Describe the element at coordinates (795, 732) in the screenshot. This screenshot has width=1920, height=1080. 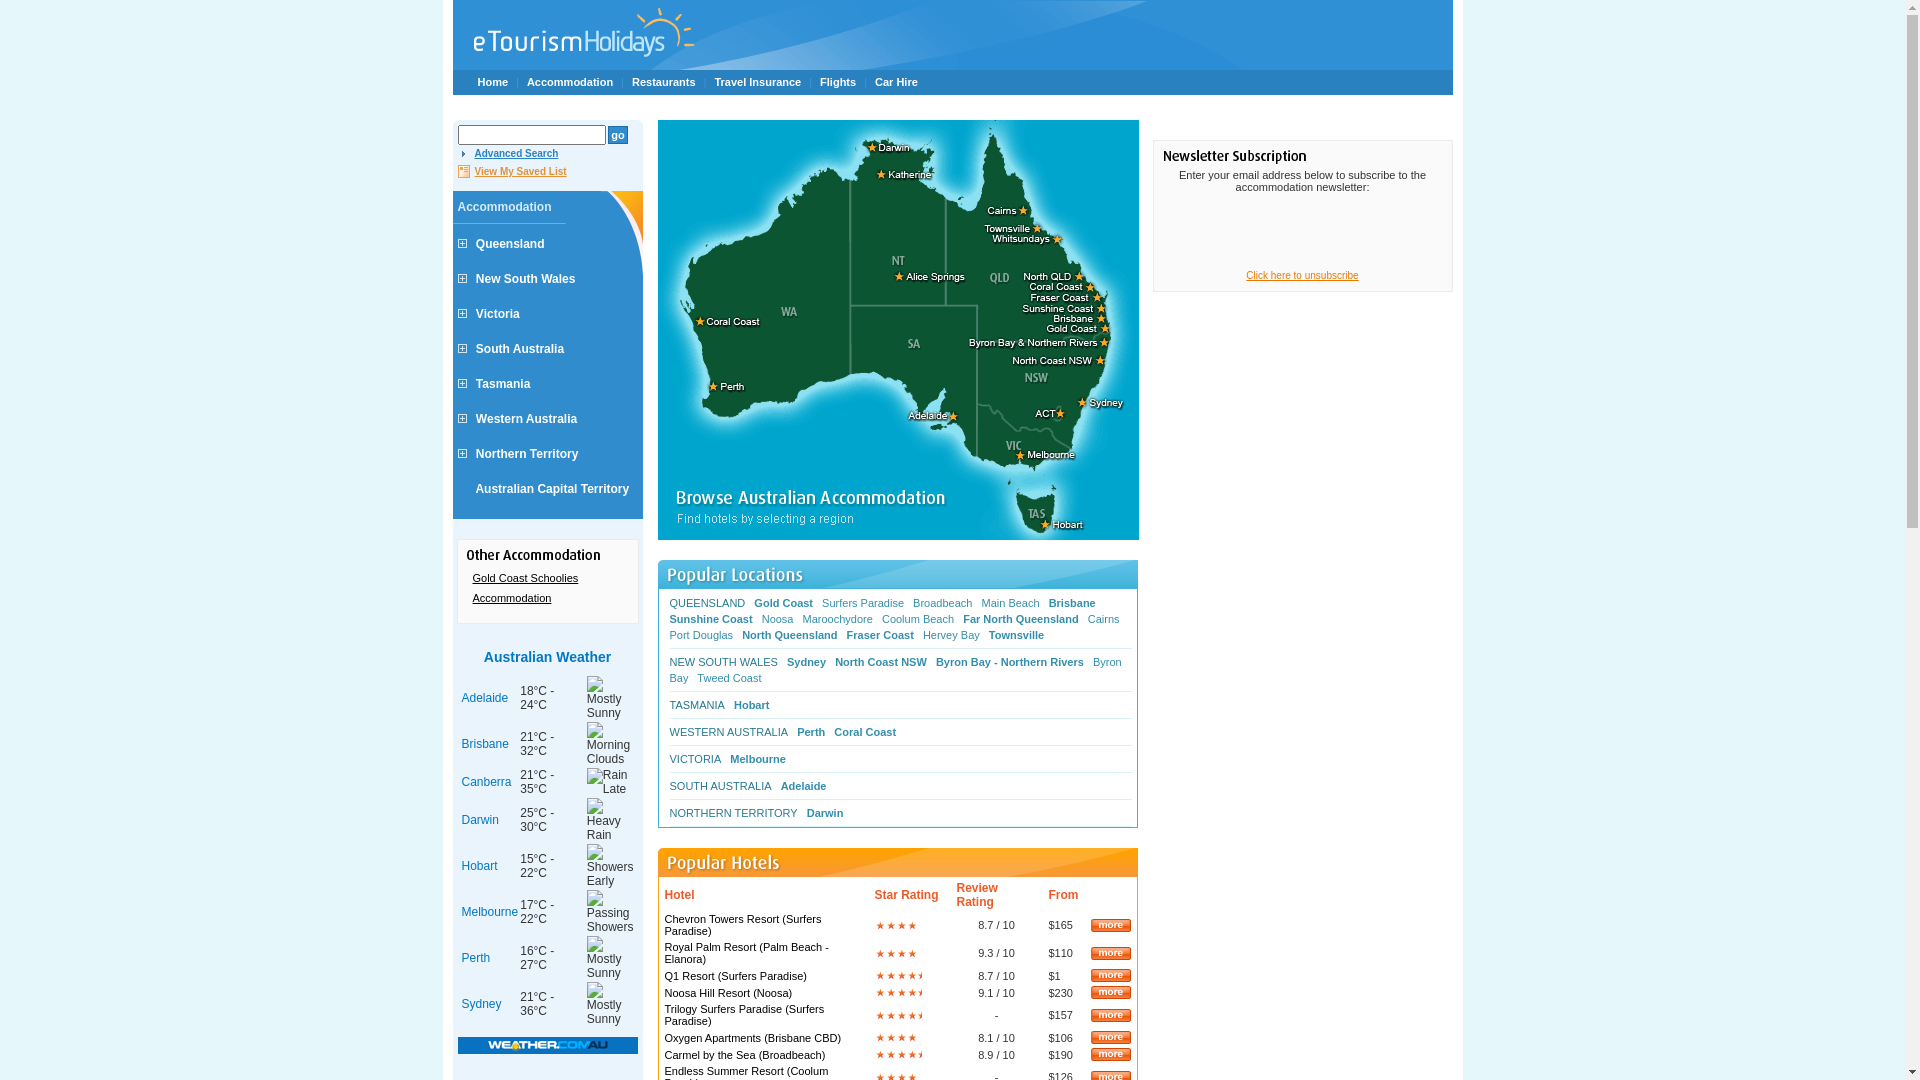
I see `'Perth'` at that location.